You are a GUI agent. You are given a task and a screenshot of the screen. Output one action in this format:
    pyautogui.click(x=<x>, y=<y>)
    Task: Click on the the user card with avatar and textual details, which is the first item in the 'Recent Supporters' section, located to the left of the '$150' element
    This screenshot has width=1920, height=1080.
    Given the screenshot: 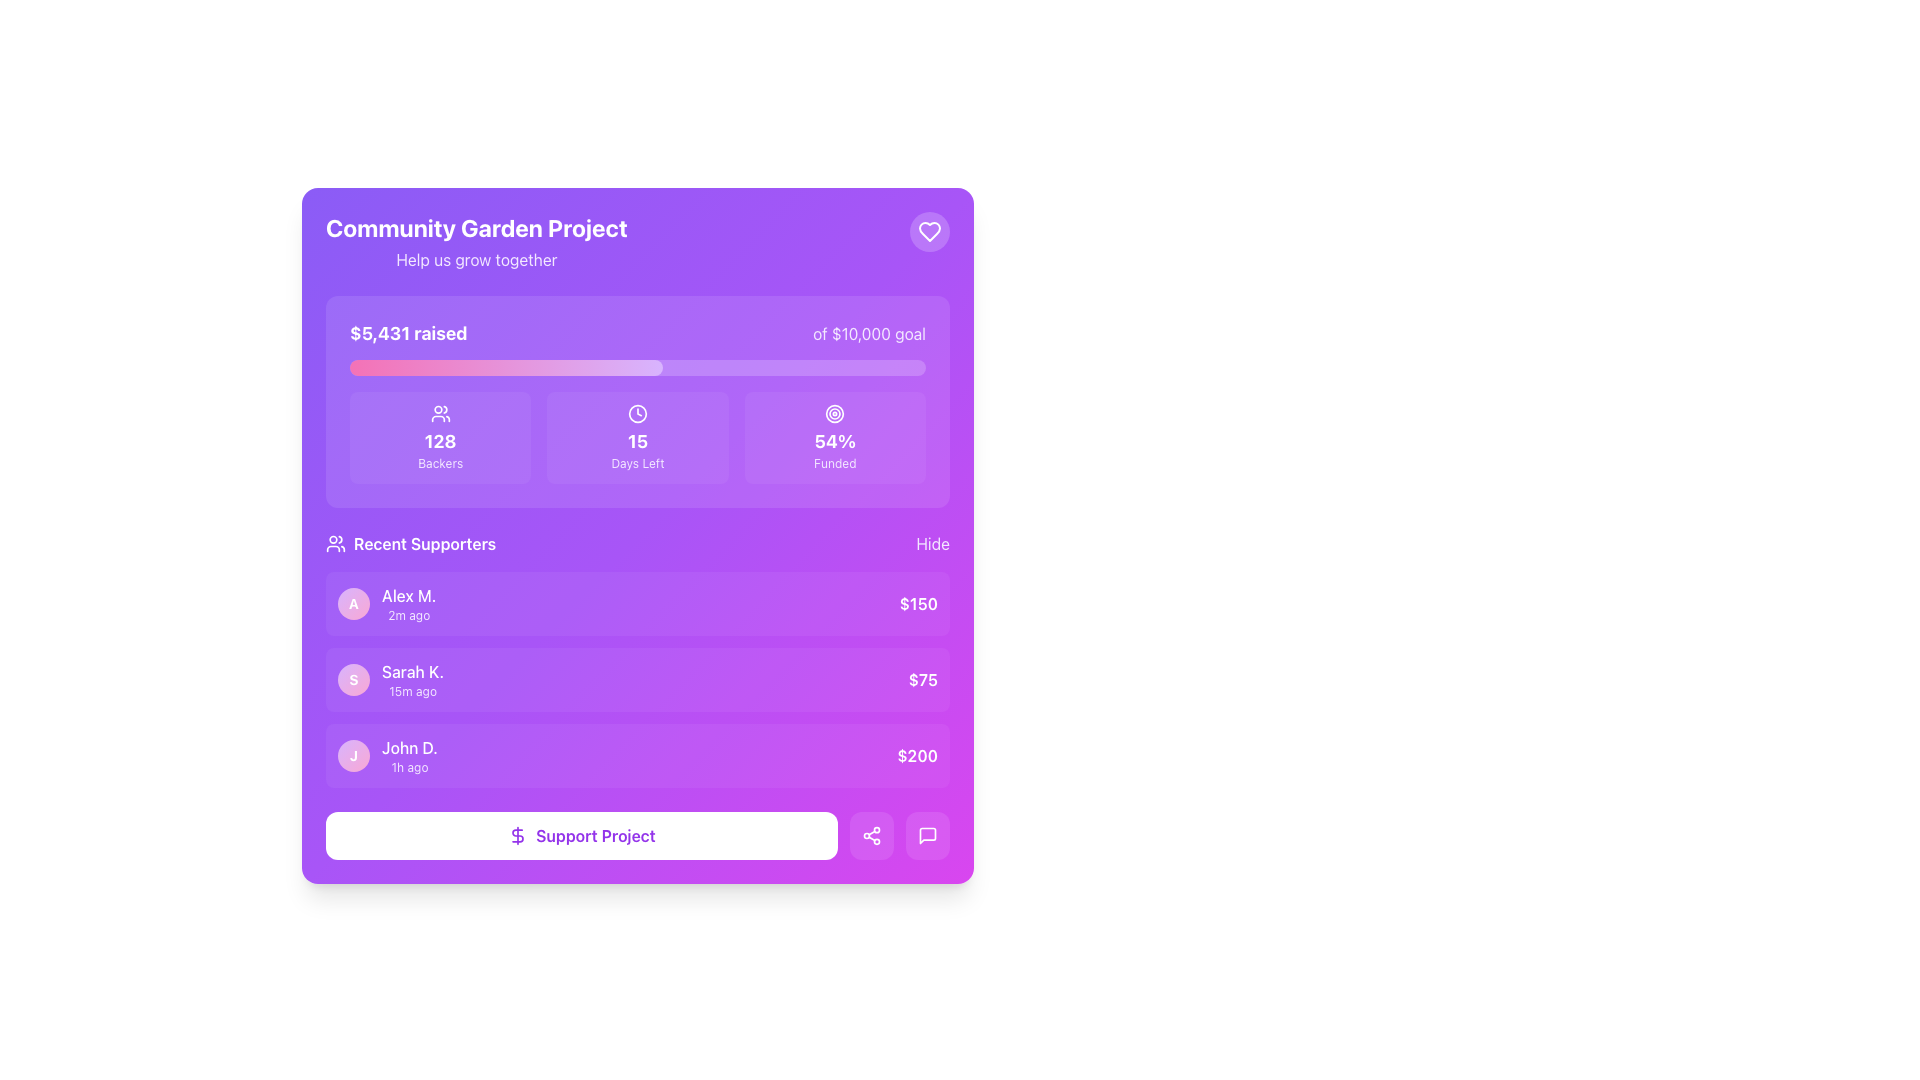 What is the action you would take?
    pyautogui.click(x=387, y=603)
    